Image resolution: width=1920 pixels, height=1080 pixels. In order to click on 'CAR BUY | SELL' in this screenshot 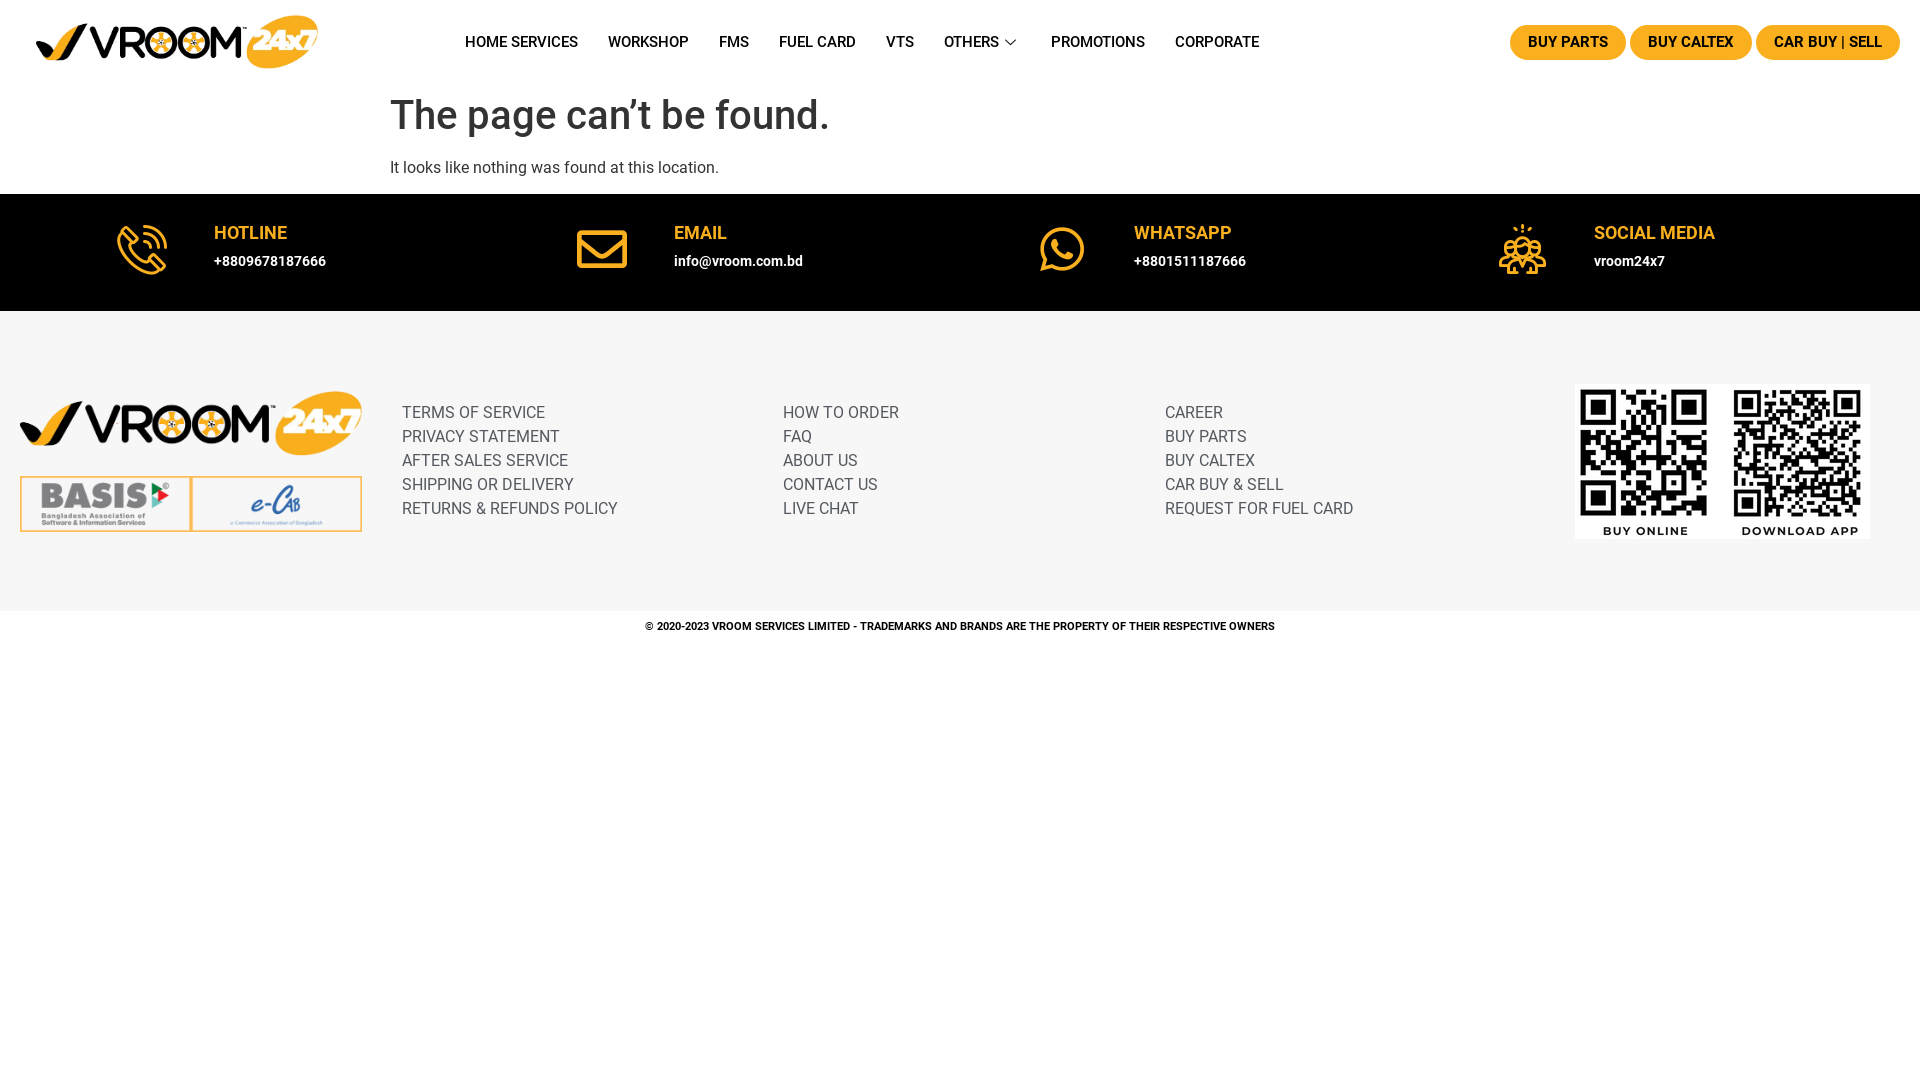, I will do `click(1828, 41)`.